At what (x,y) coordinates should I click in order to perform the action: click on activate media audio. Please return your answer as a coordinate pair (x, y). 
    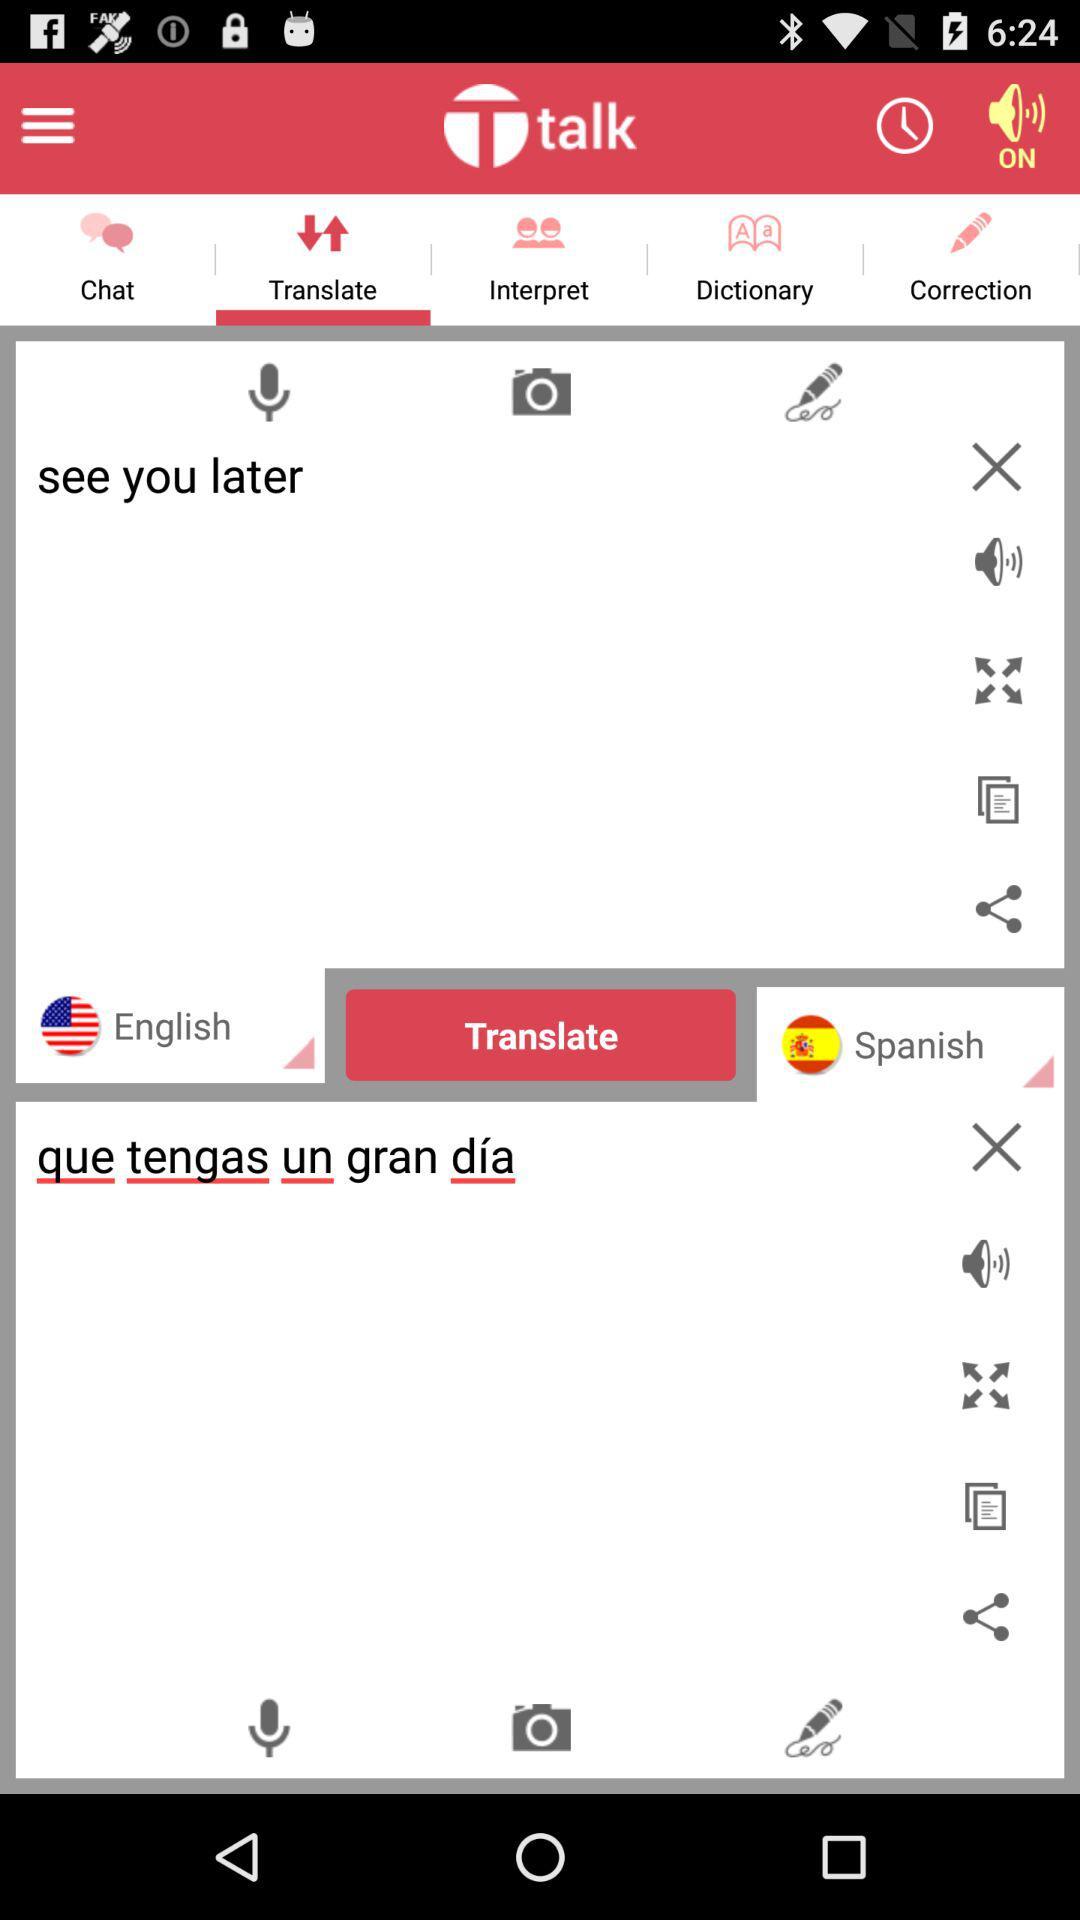
    Looking at the image, I should click on (1017, 124).